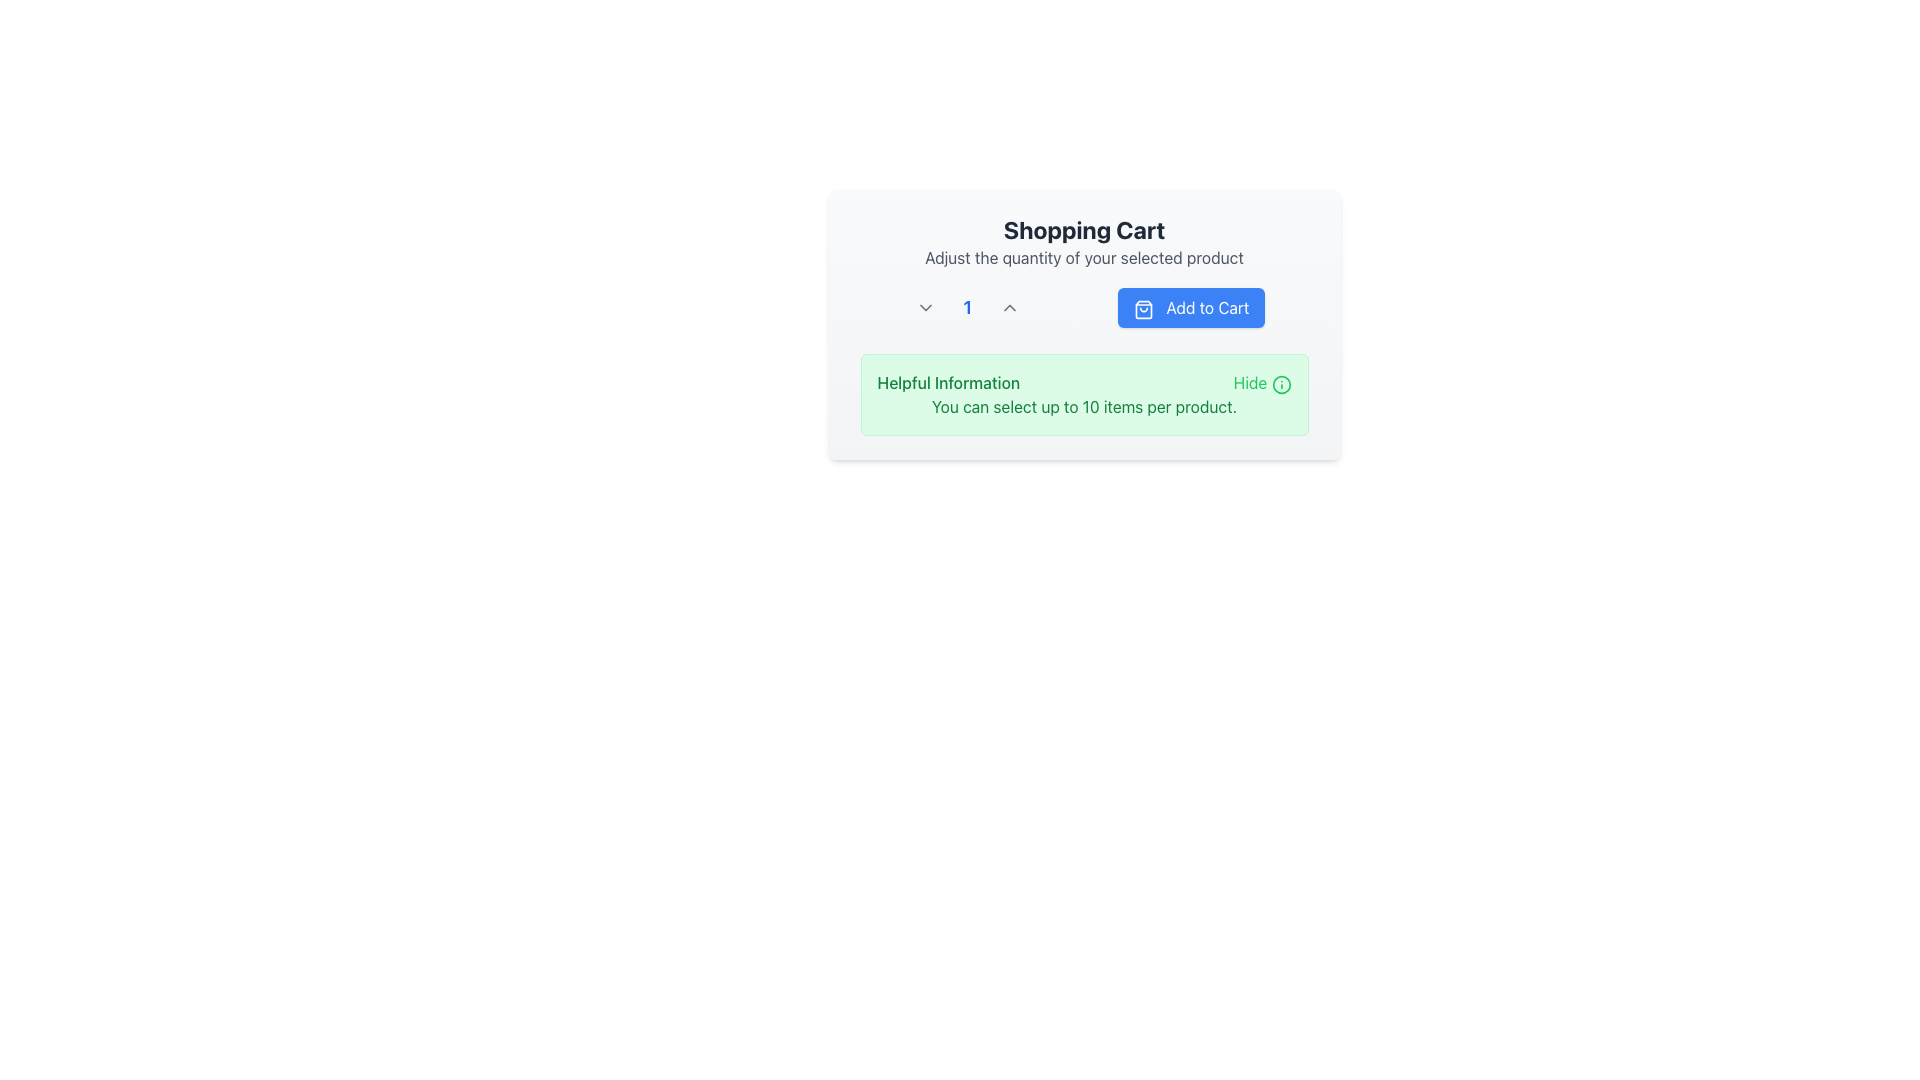 This screenshot has width=1920, height=1080. Describe the element at coordinates (967, 308) in the screenshot. I see `the numeric quantity text element, which is centered between two arrow icons and part of the 'Add to Cart' section` at that location.